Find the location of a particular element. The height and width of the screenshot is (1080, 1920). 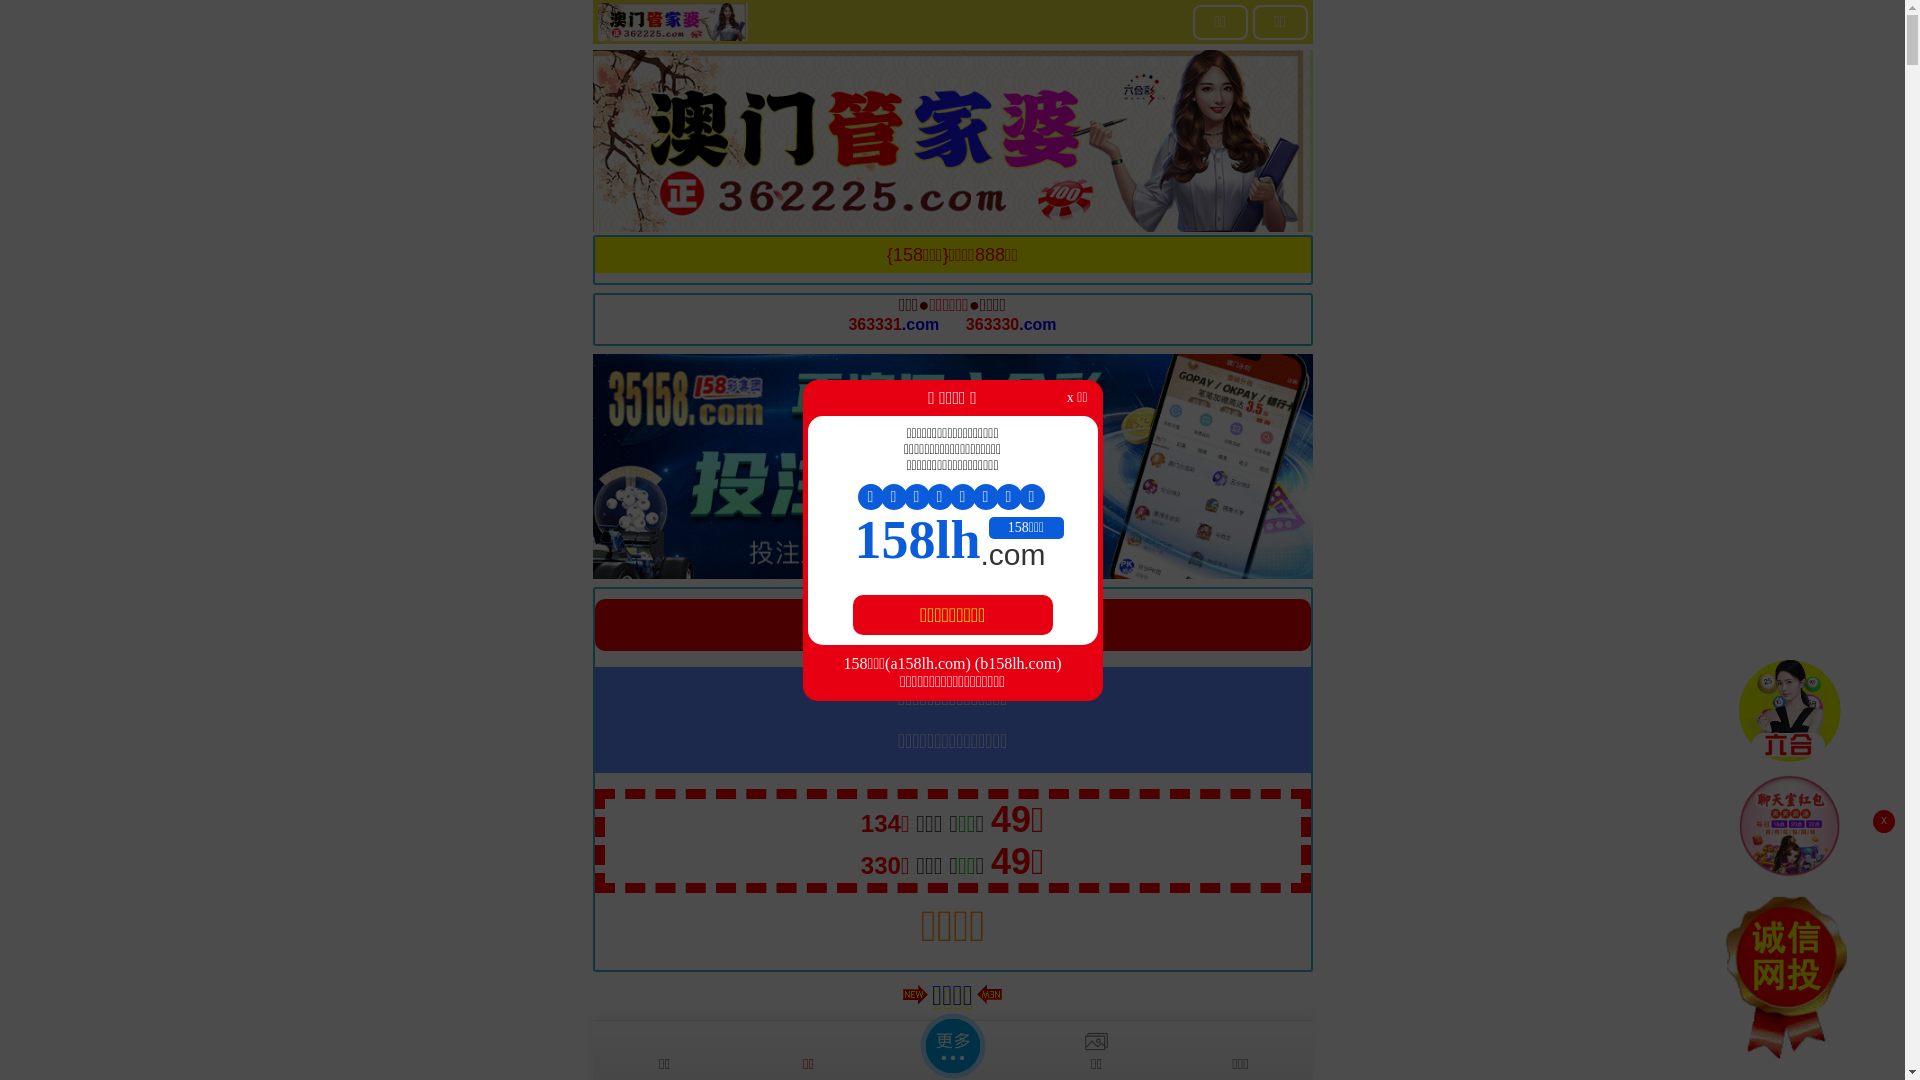

'x' is located at coordinates (1882, 821).